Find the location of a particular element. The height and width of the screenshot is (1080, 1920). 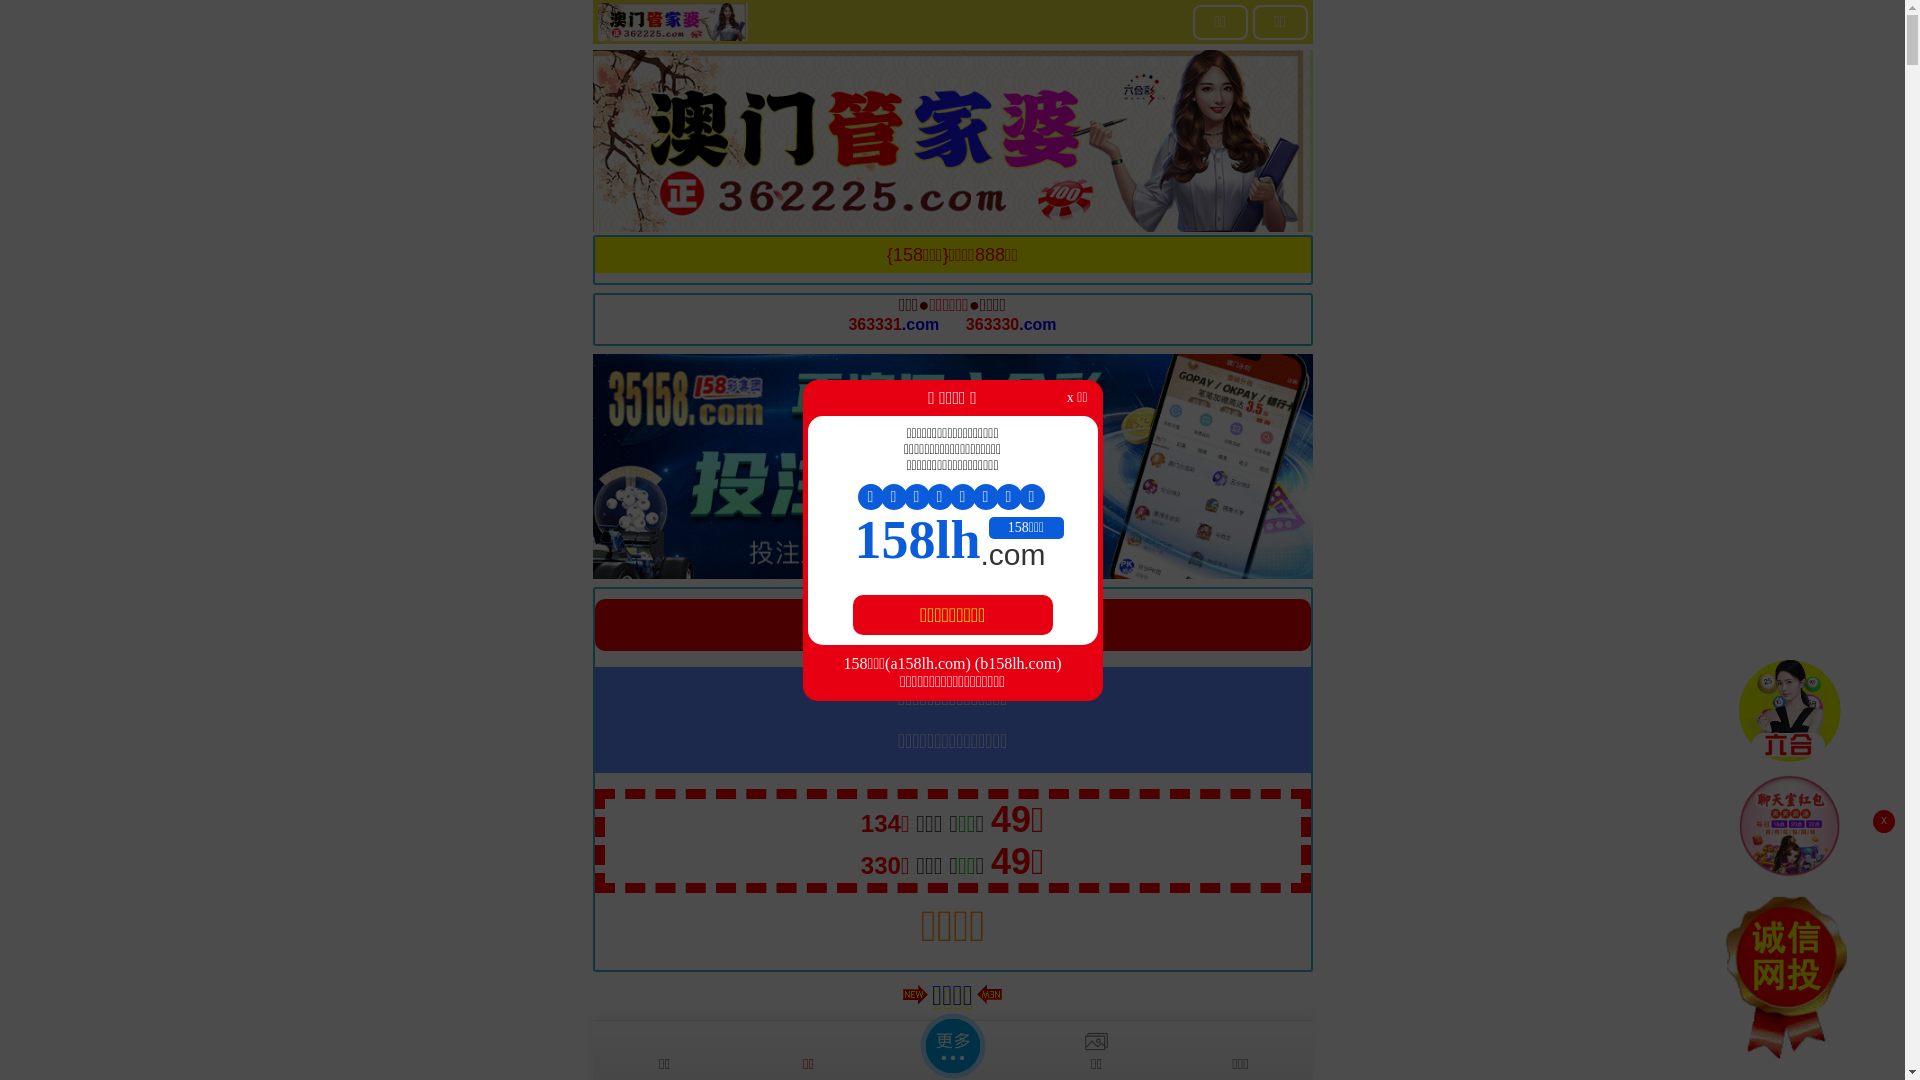

'x' is located at coordinates (1882, 821).